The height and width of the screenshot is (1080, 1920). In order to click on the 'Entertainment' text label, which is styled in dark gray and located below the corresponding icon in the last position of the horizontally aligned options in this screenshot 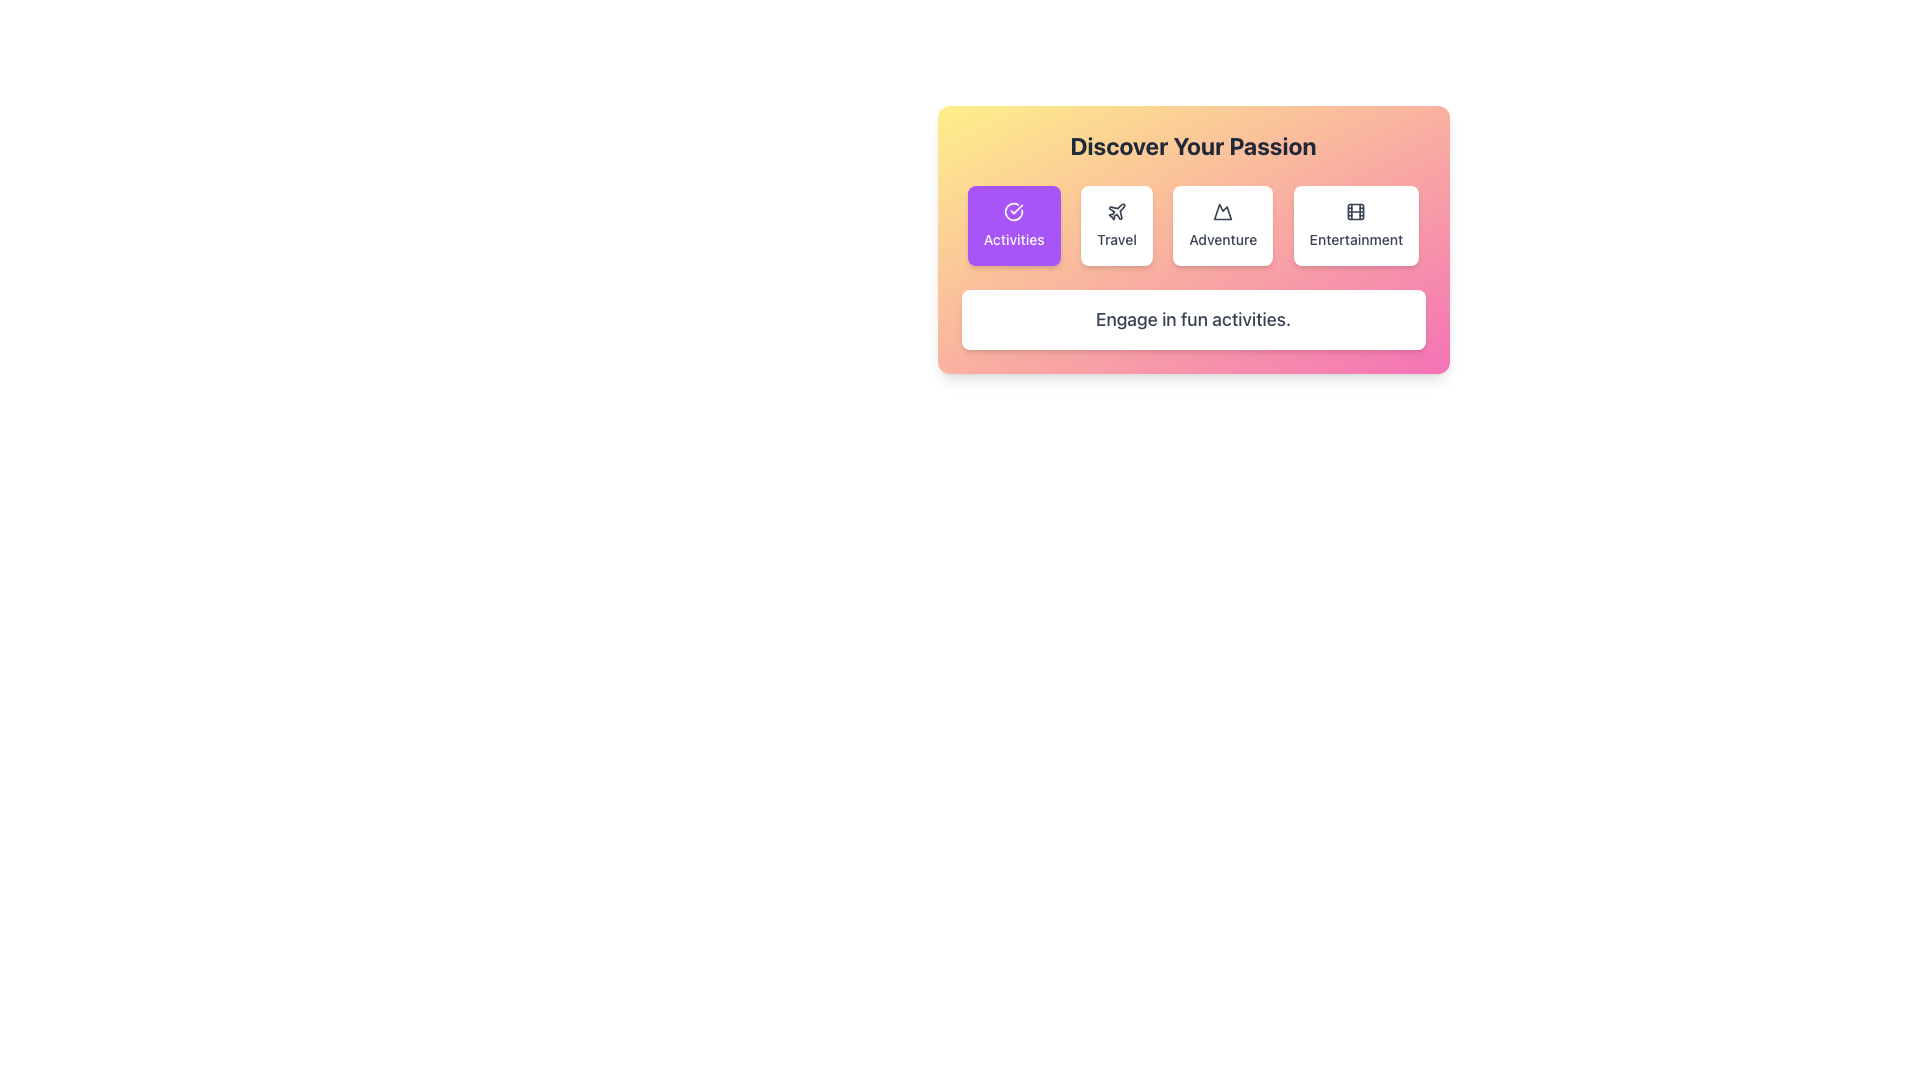, I will do `click(1356, 238)`.